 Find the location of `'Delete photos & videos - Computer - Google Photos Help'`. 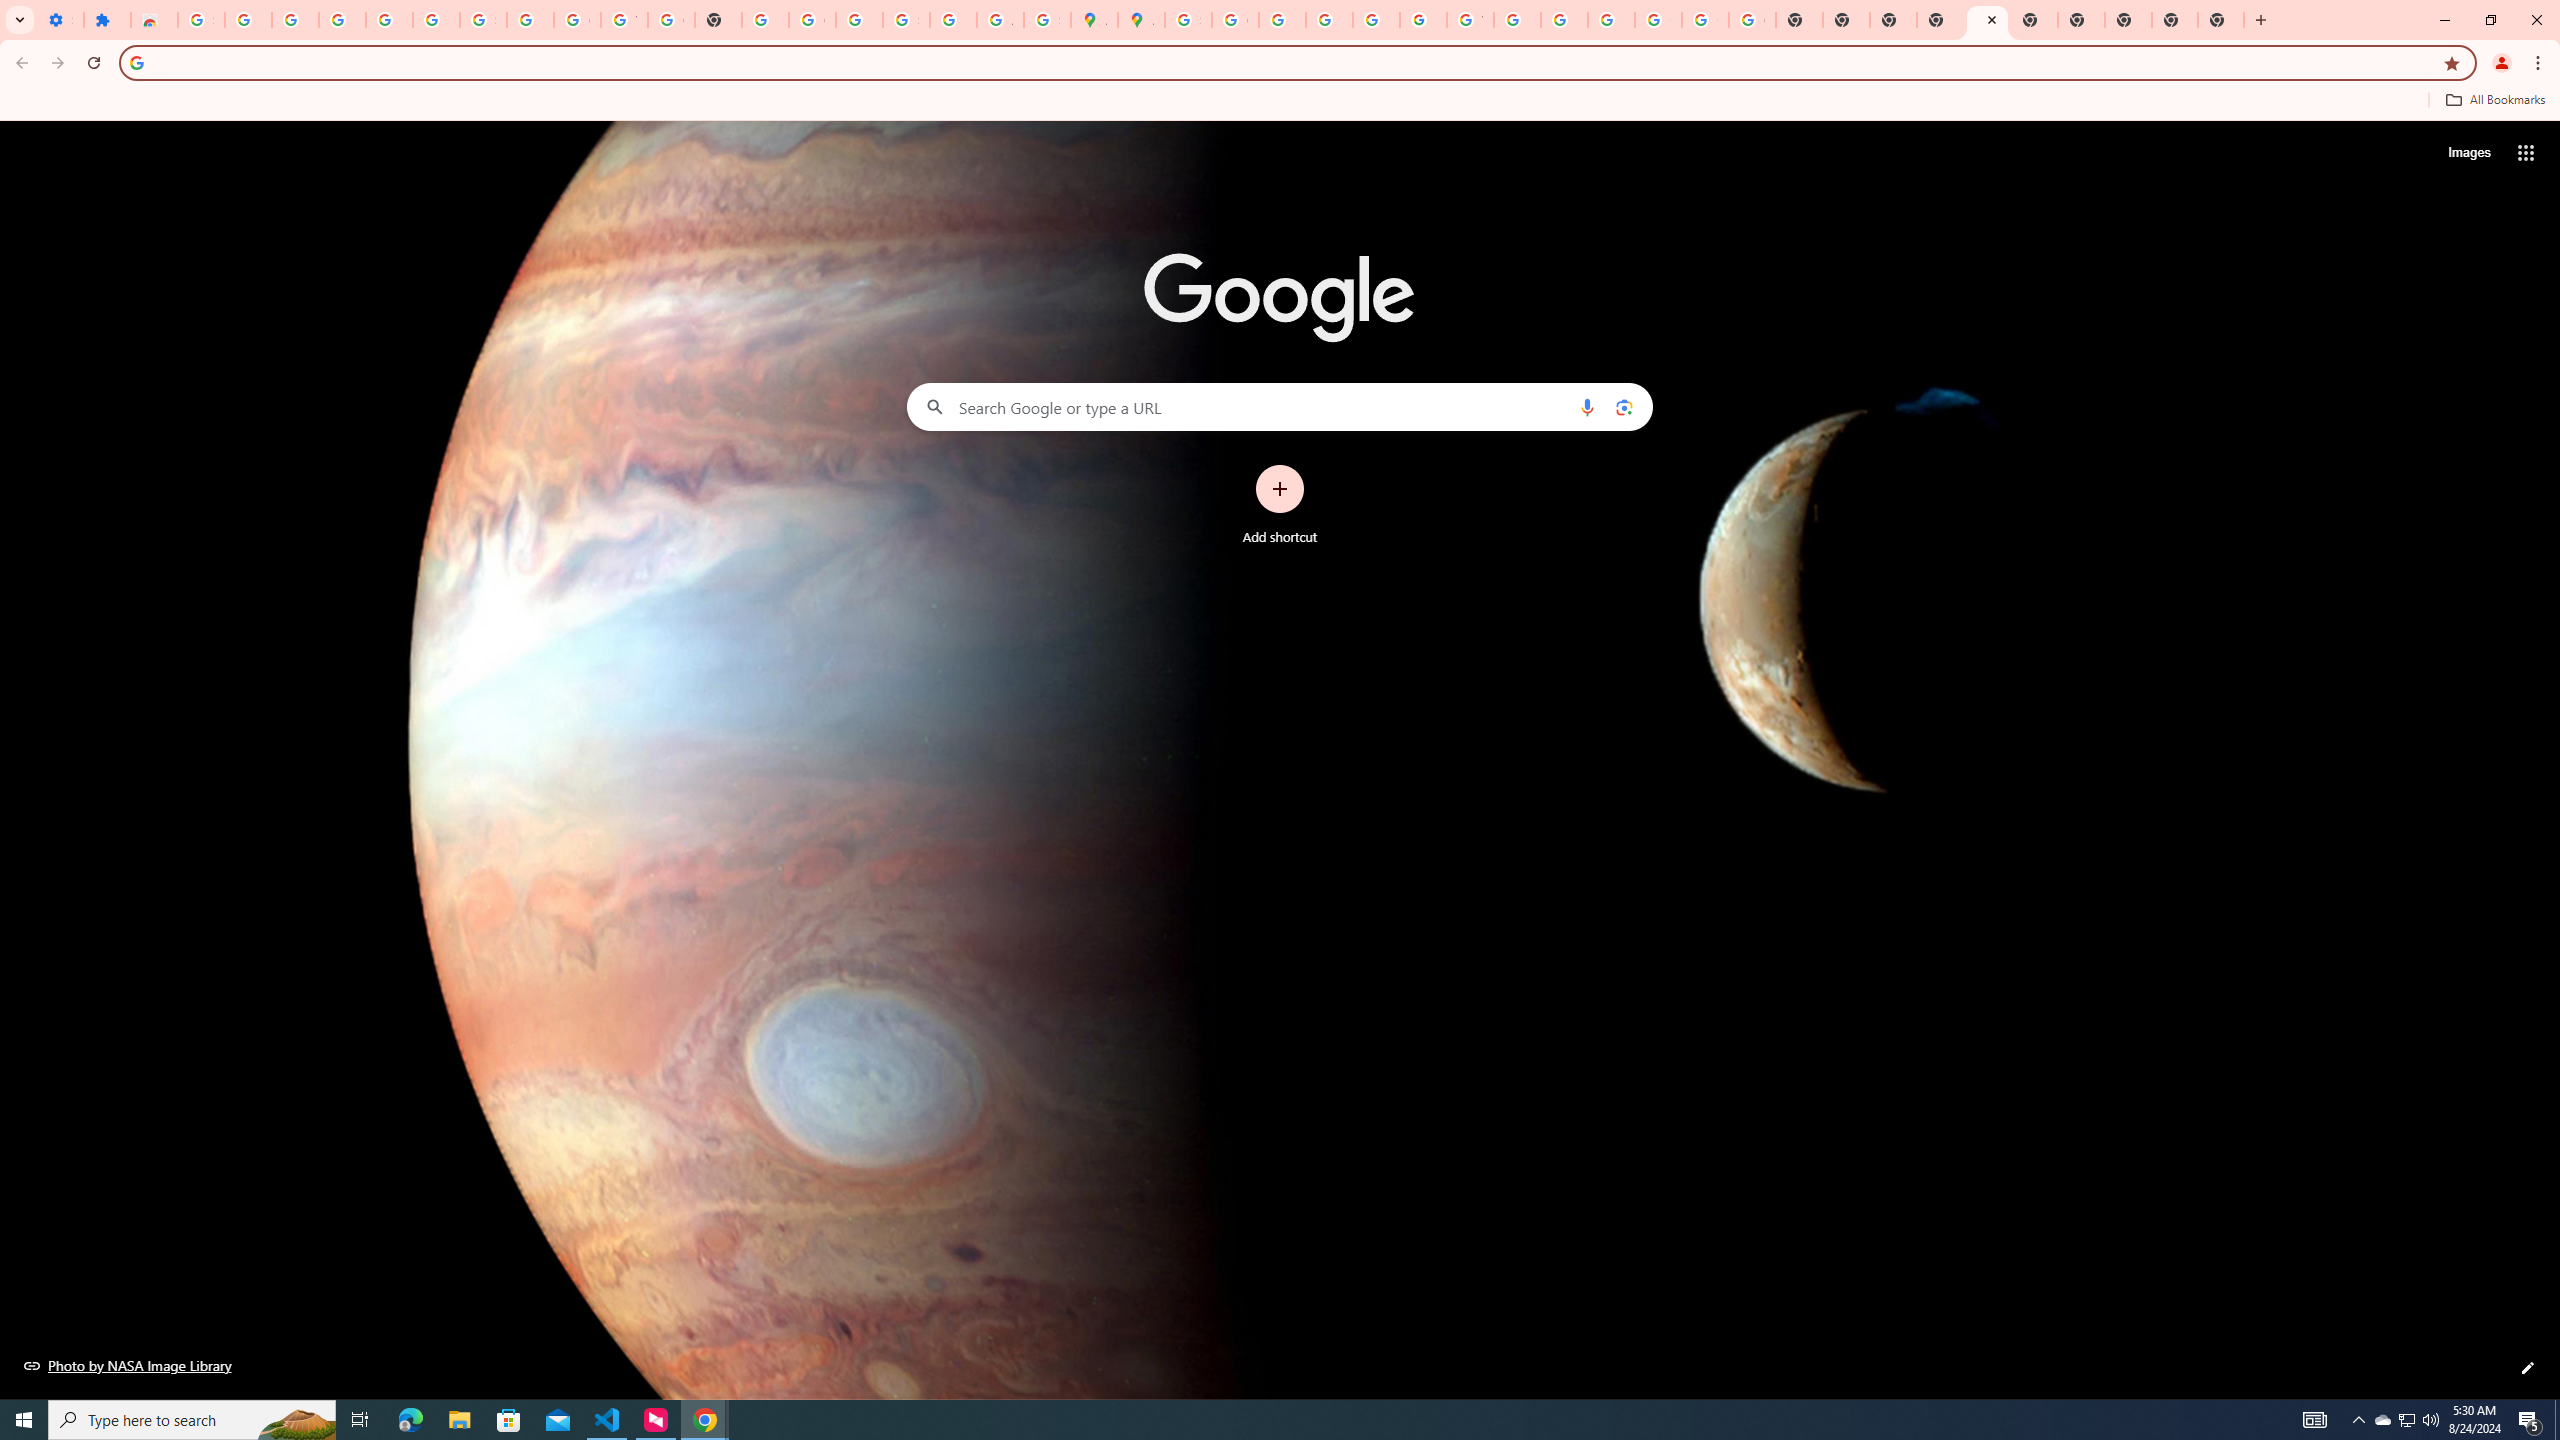

'Delete photos & videos - Computer - Google Photos Help' is located at coordinates (341, 19).